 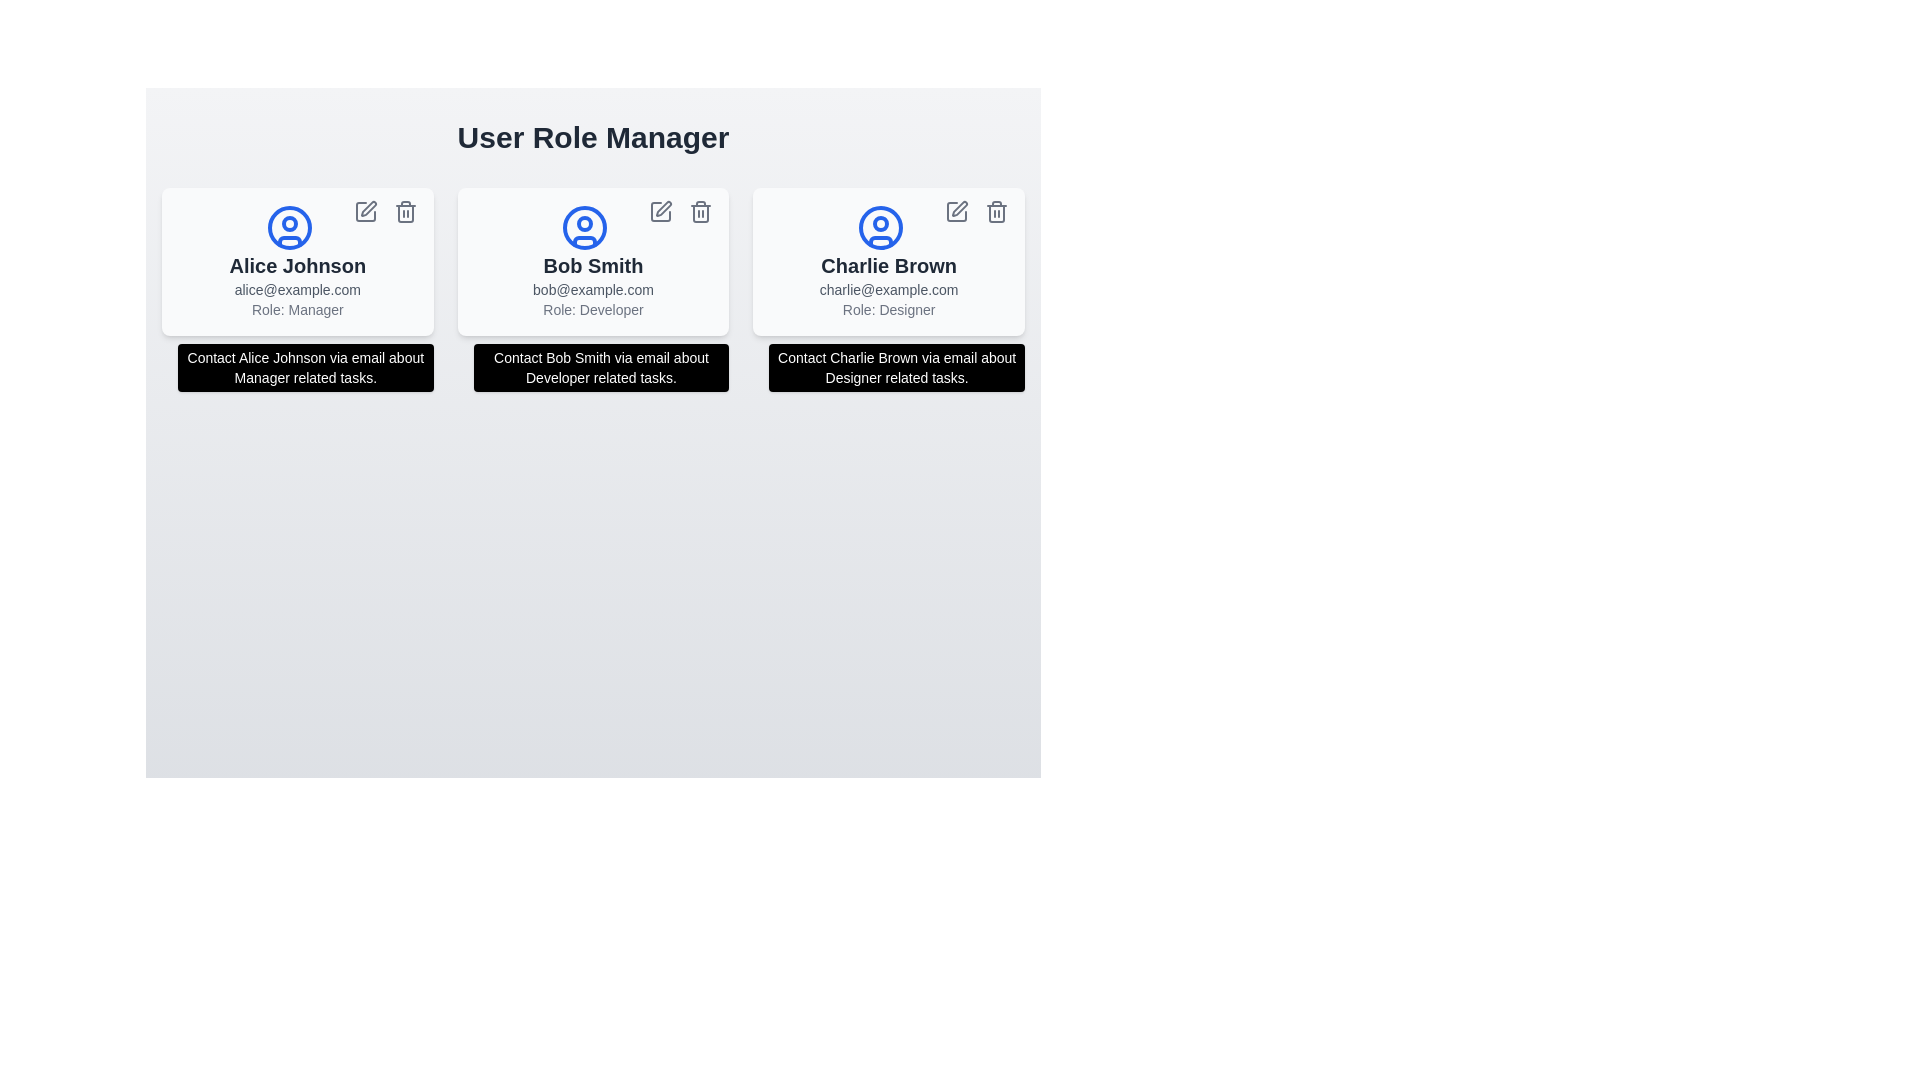 What do you see at coordinates (592, 309) in the screenshot?
I see `the text label that reads 'Role: Developer', which is styled in small gray font and located centrally within the user information card for 'Bob Smith'` at bounding box center [592, 309].